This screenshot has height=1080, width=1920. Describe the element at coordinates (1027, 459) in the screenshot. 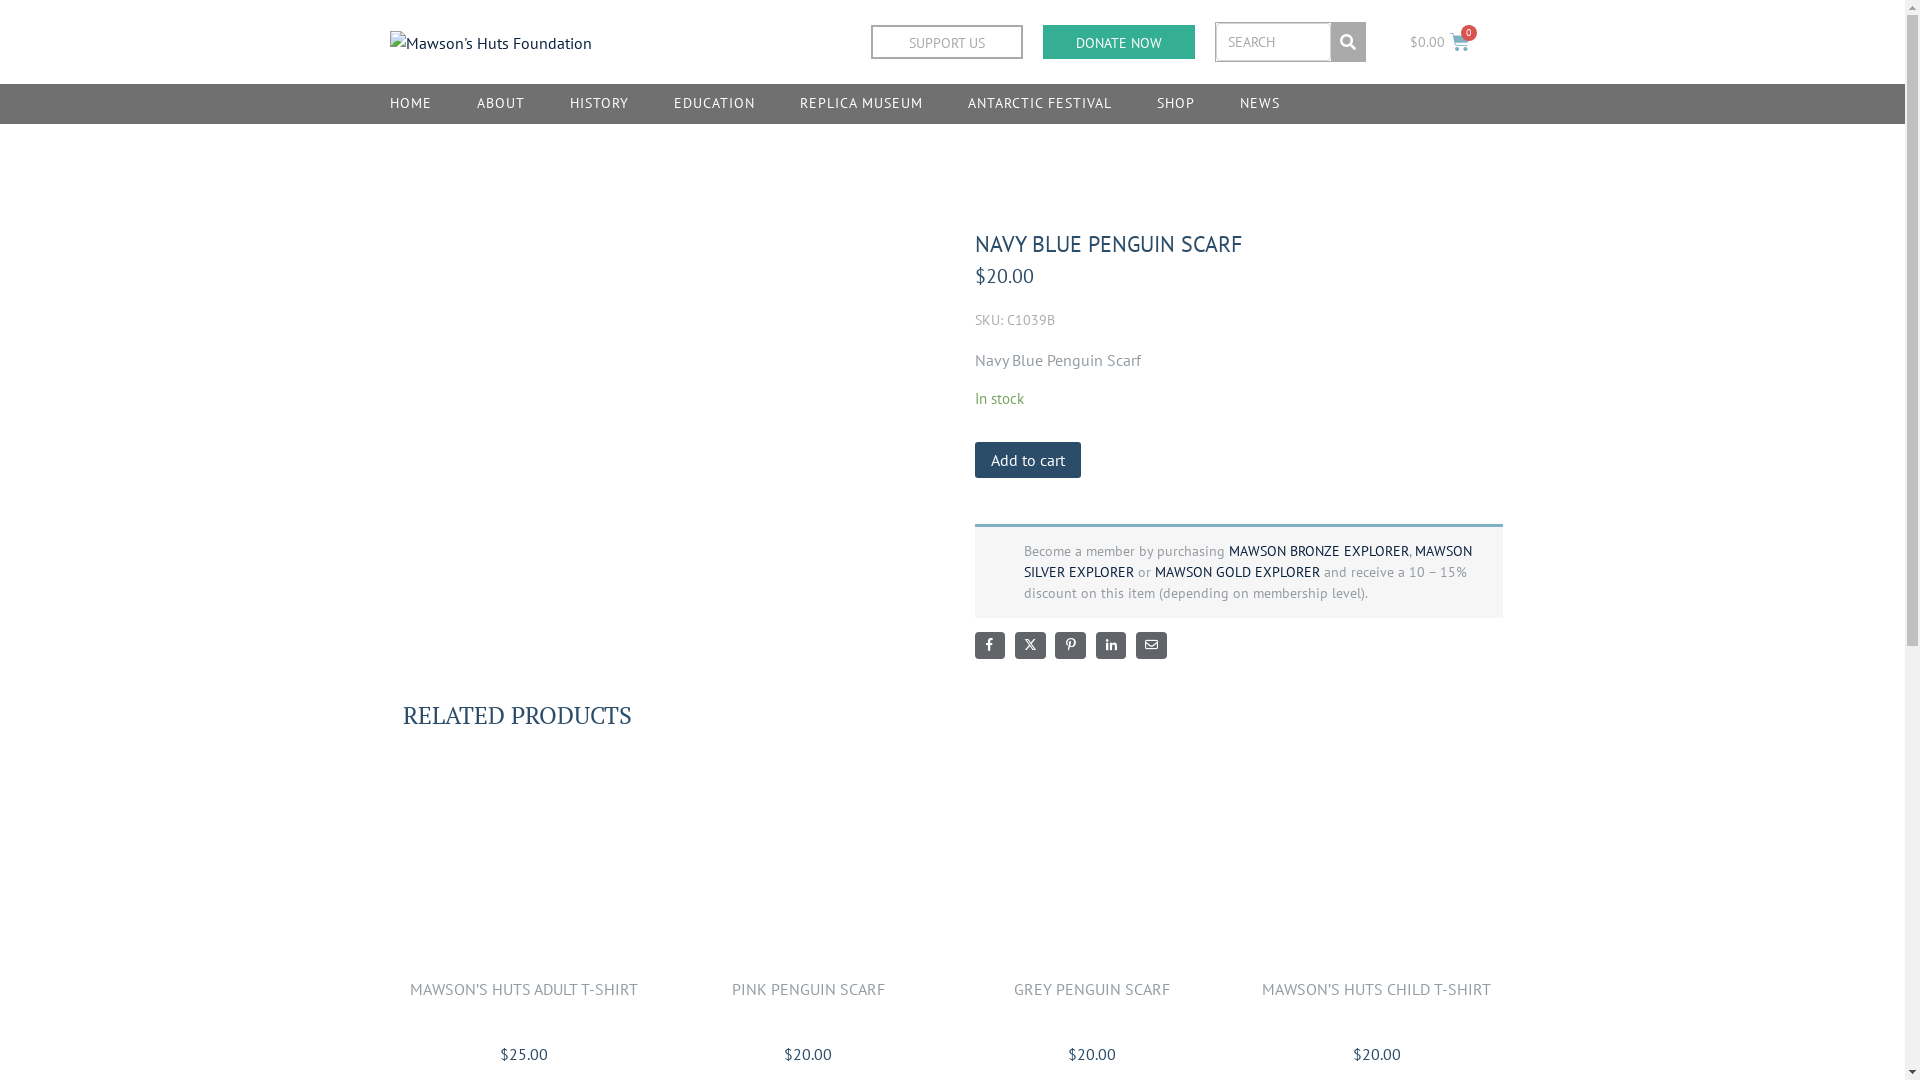

I see `'Add to cart'` at that location.